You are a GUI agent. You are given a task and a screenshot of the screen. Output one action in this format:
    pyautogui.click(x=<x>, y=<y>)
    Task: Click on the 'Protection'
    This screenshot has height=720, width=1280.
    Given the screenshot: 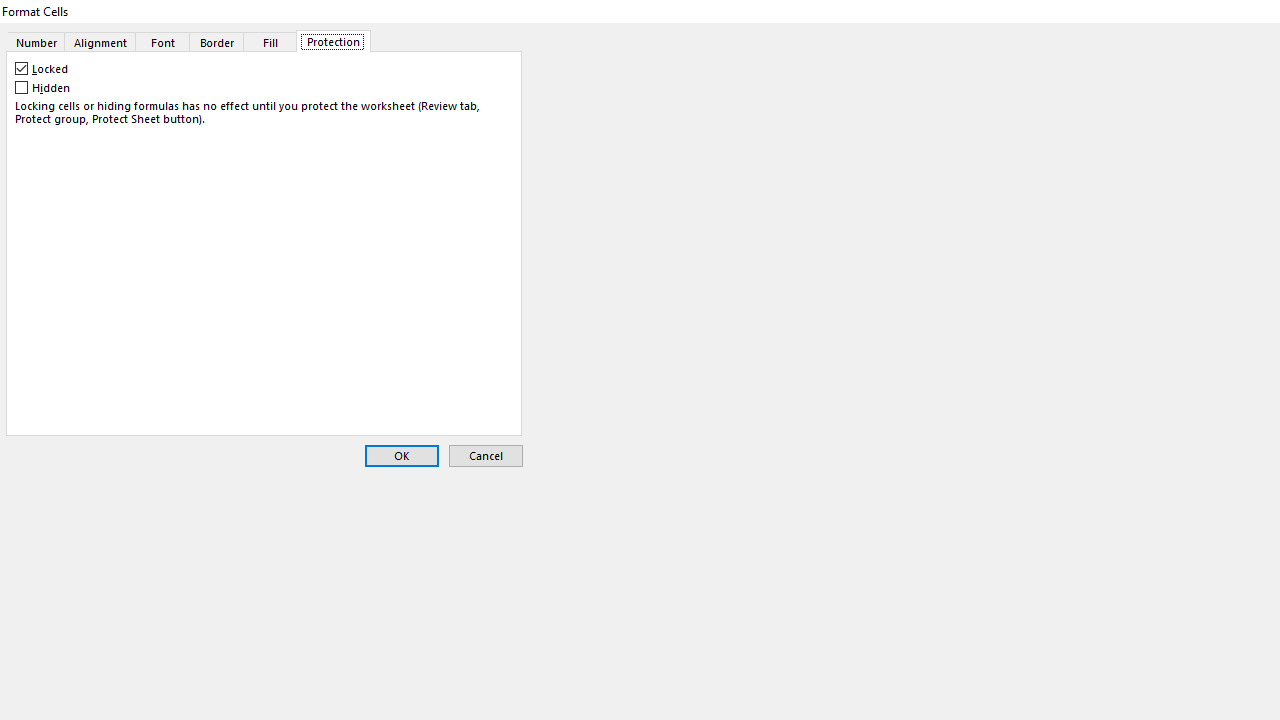 What is the action you would take?
    pyautogui.click(x=333, y=41)
    